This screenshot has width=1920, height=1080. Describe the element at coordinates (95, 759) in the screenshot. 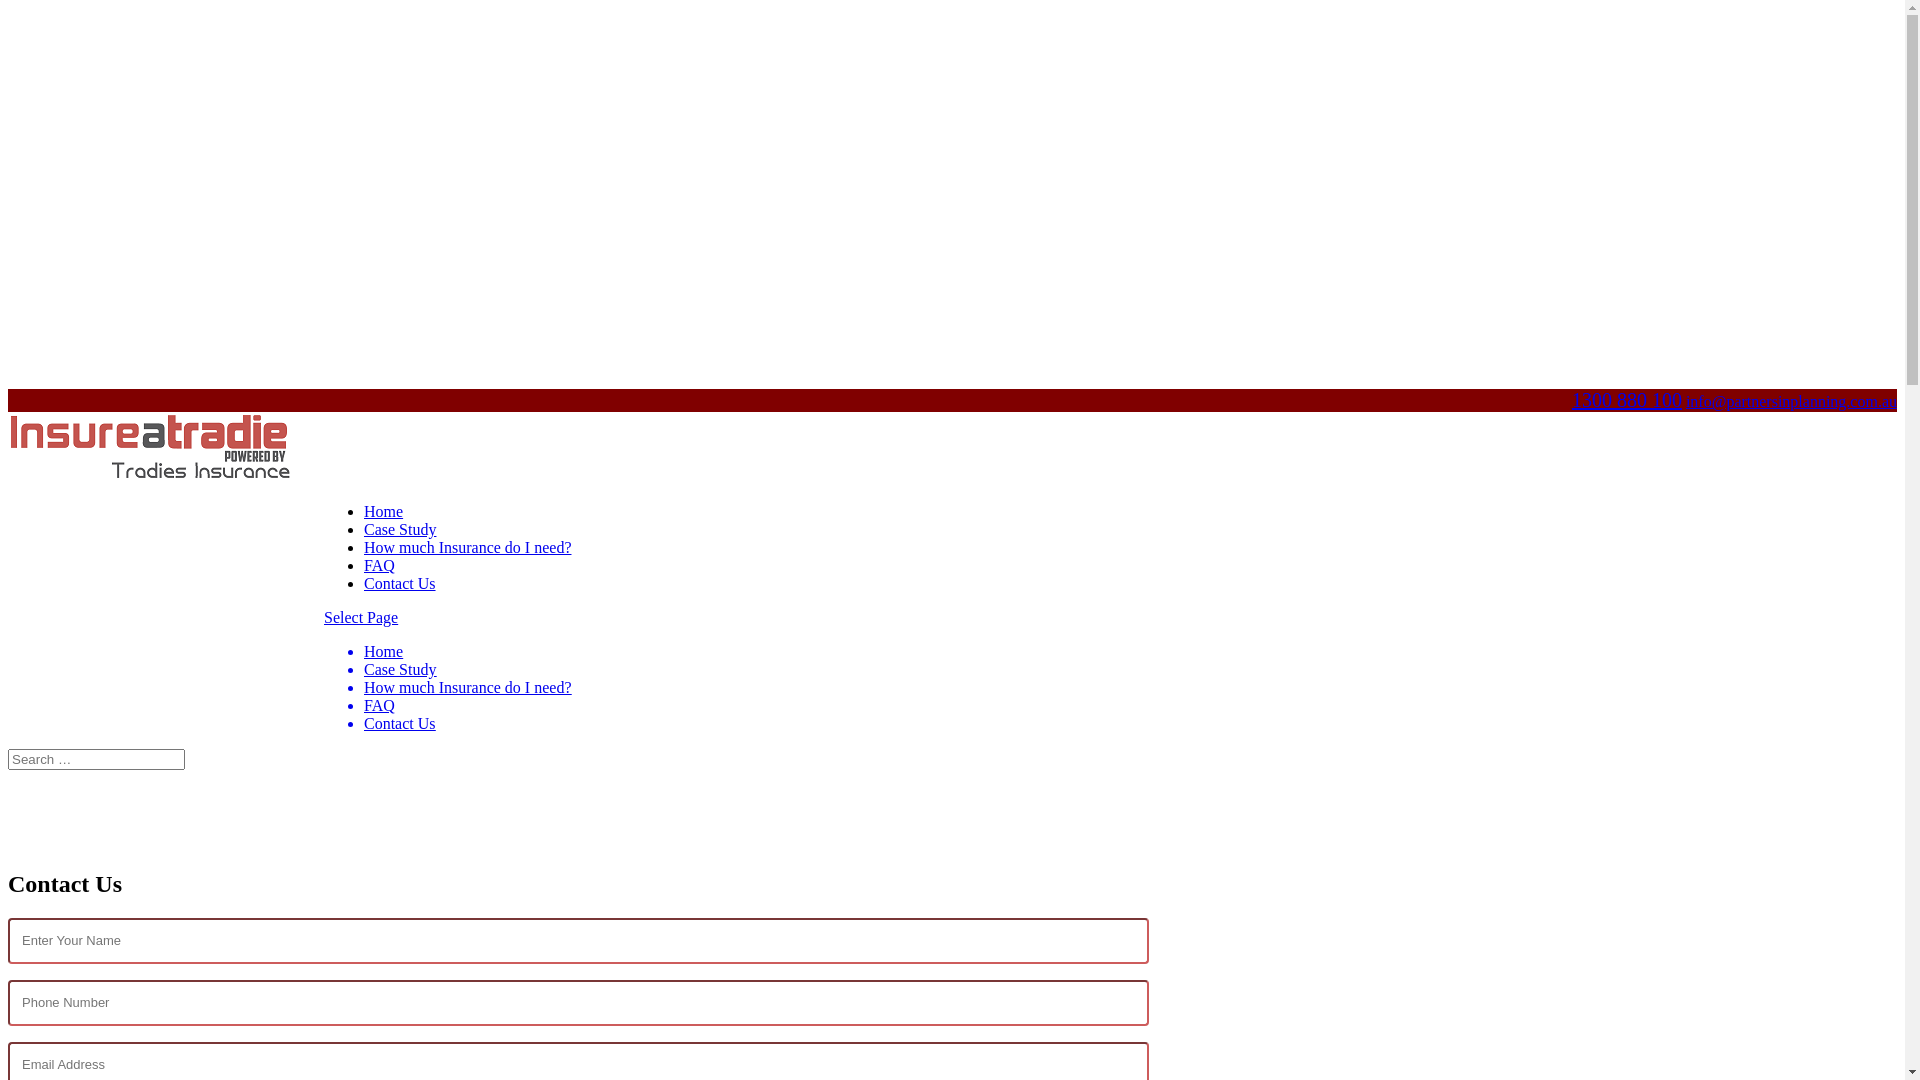

I see `'Search for:'` at that location.